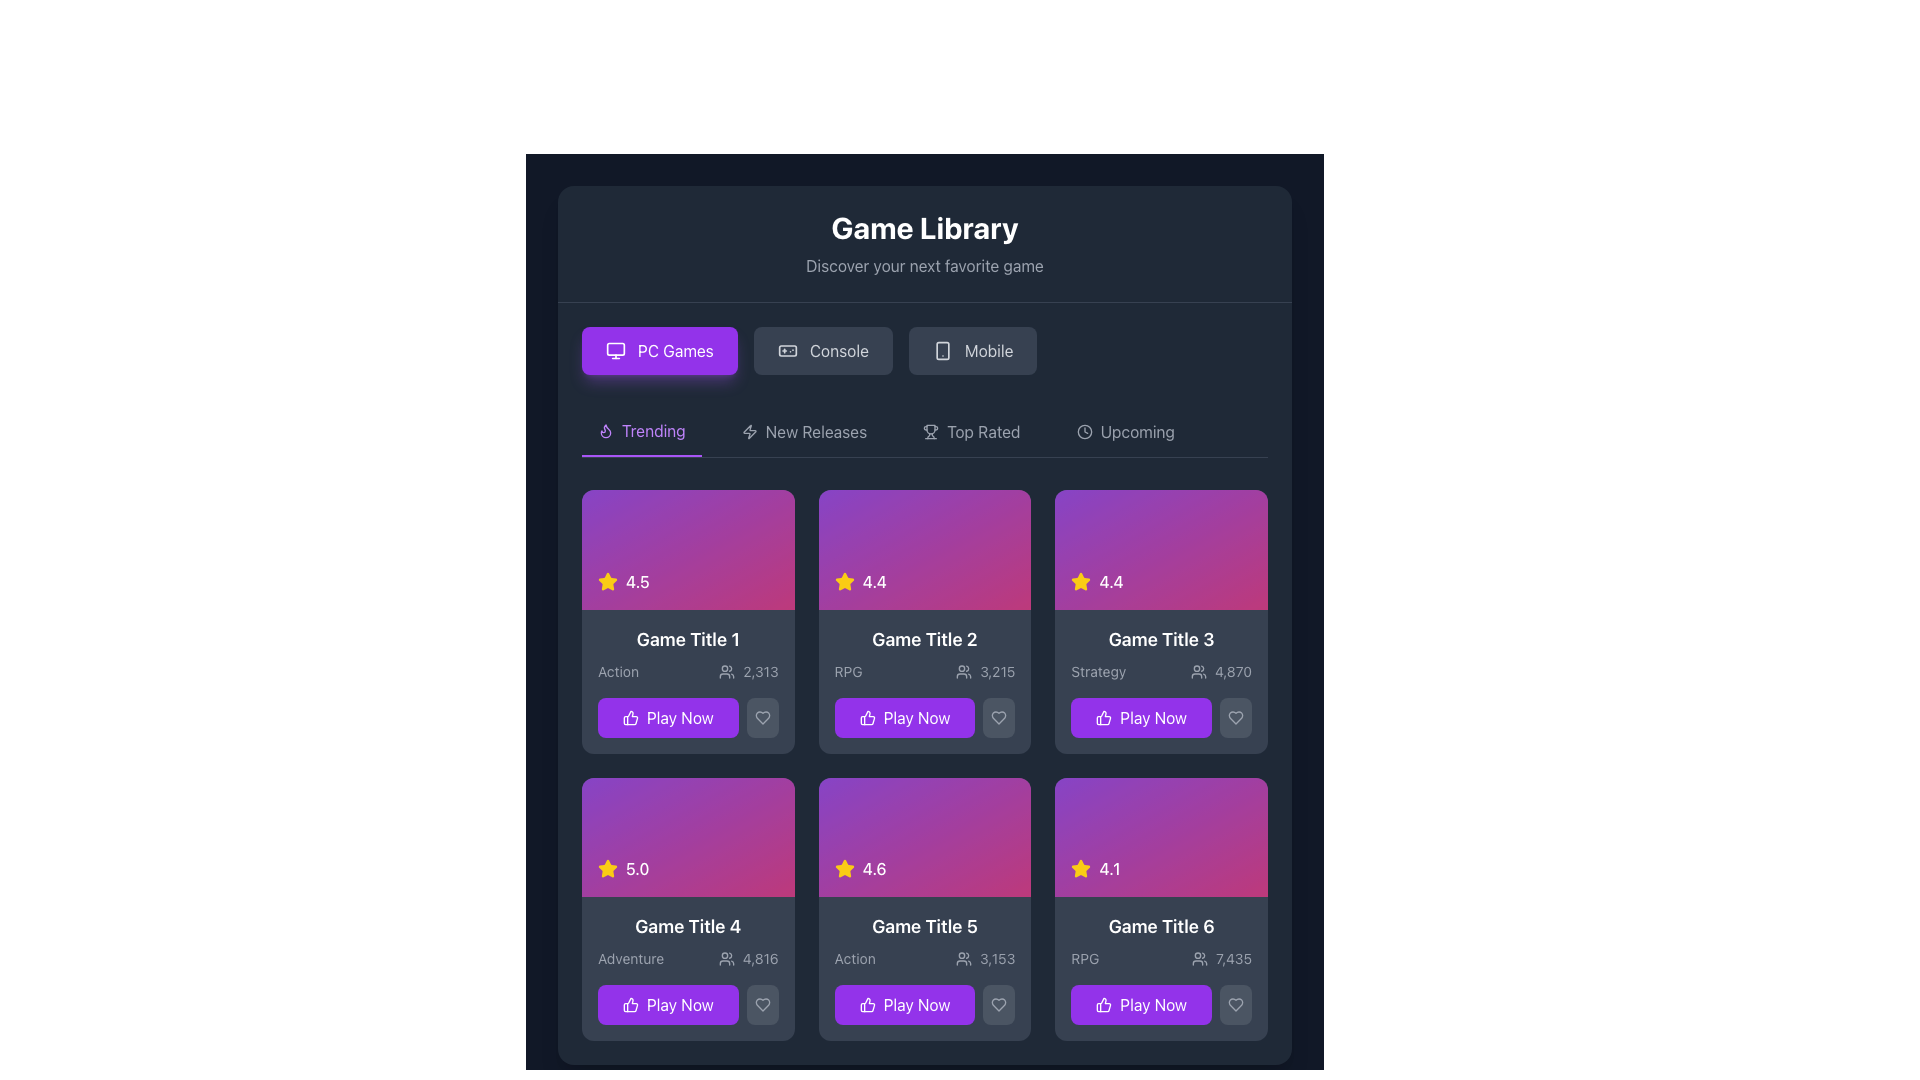 This screenshot has height=1080, width=1920. Describe the element at coordinates (924, 680) in the screenshot. I see `title 'Game Title 2' or the description 'RPG' from the card element with a gray background and purple frame, located in the second card from the left in the top row of the game library section` at that location.